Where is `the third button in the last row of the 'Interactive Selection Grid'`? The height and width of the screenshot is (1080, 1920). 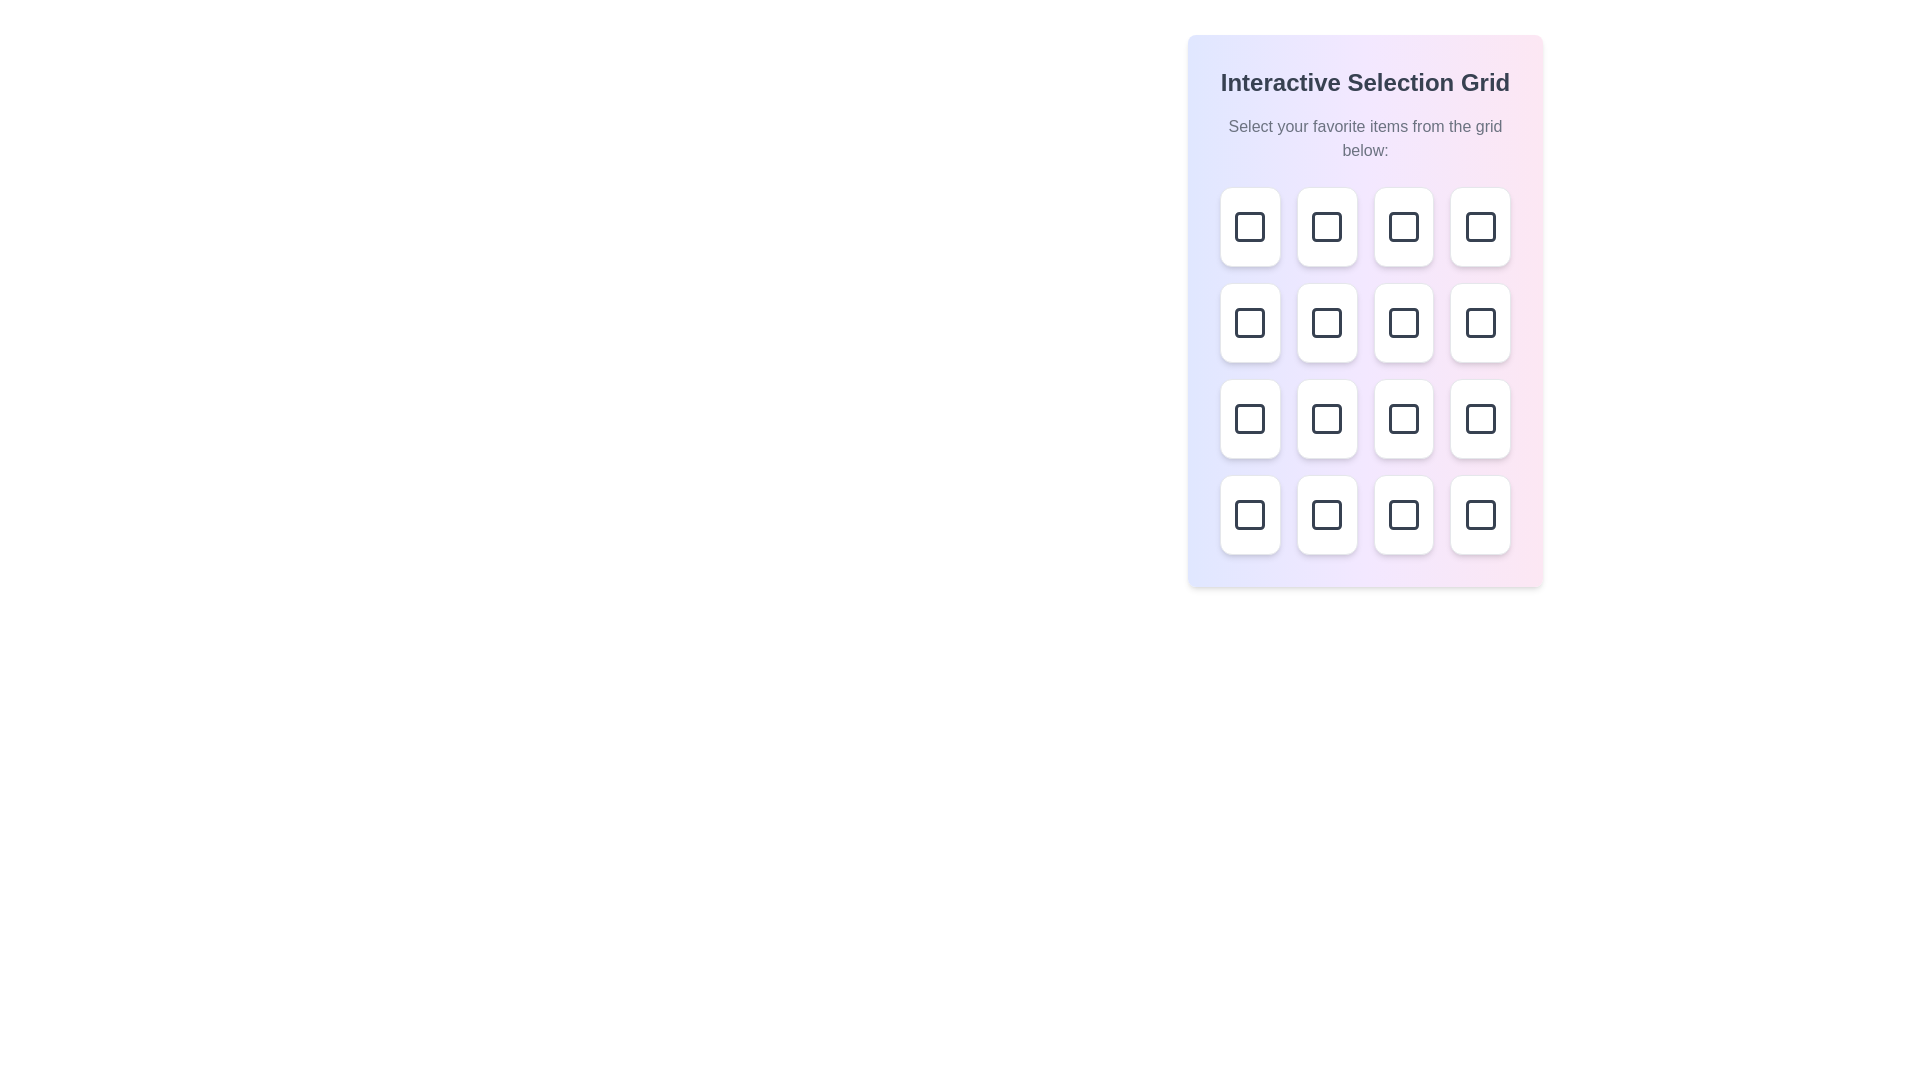 the third button in the last row of the 'Interactive Selection Grid' is located at coordinates (1402, 418).